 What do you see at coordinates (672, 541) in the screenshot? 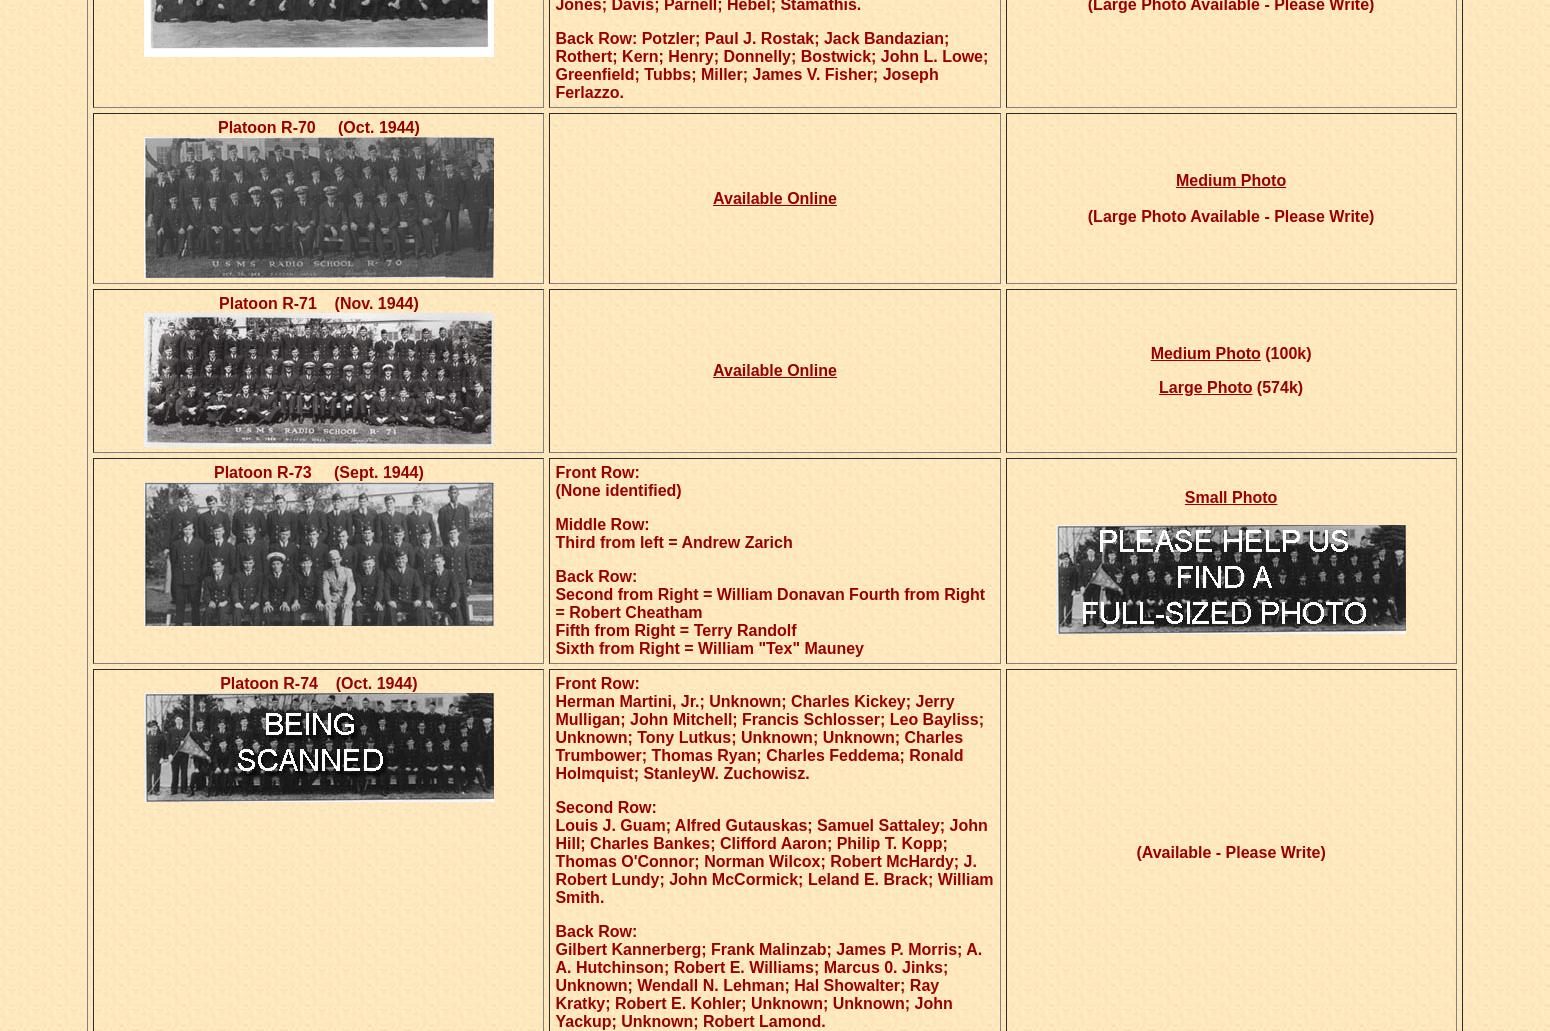
I see `'Third from left = Andrew Zarich'` at bounding box center [672, 541].